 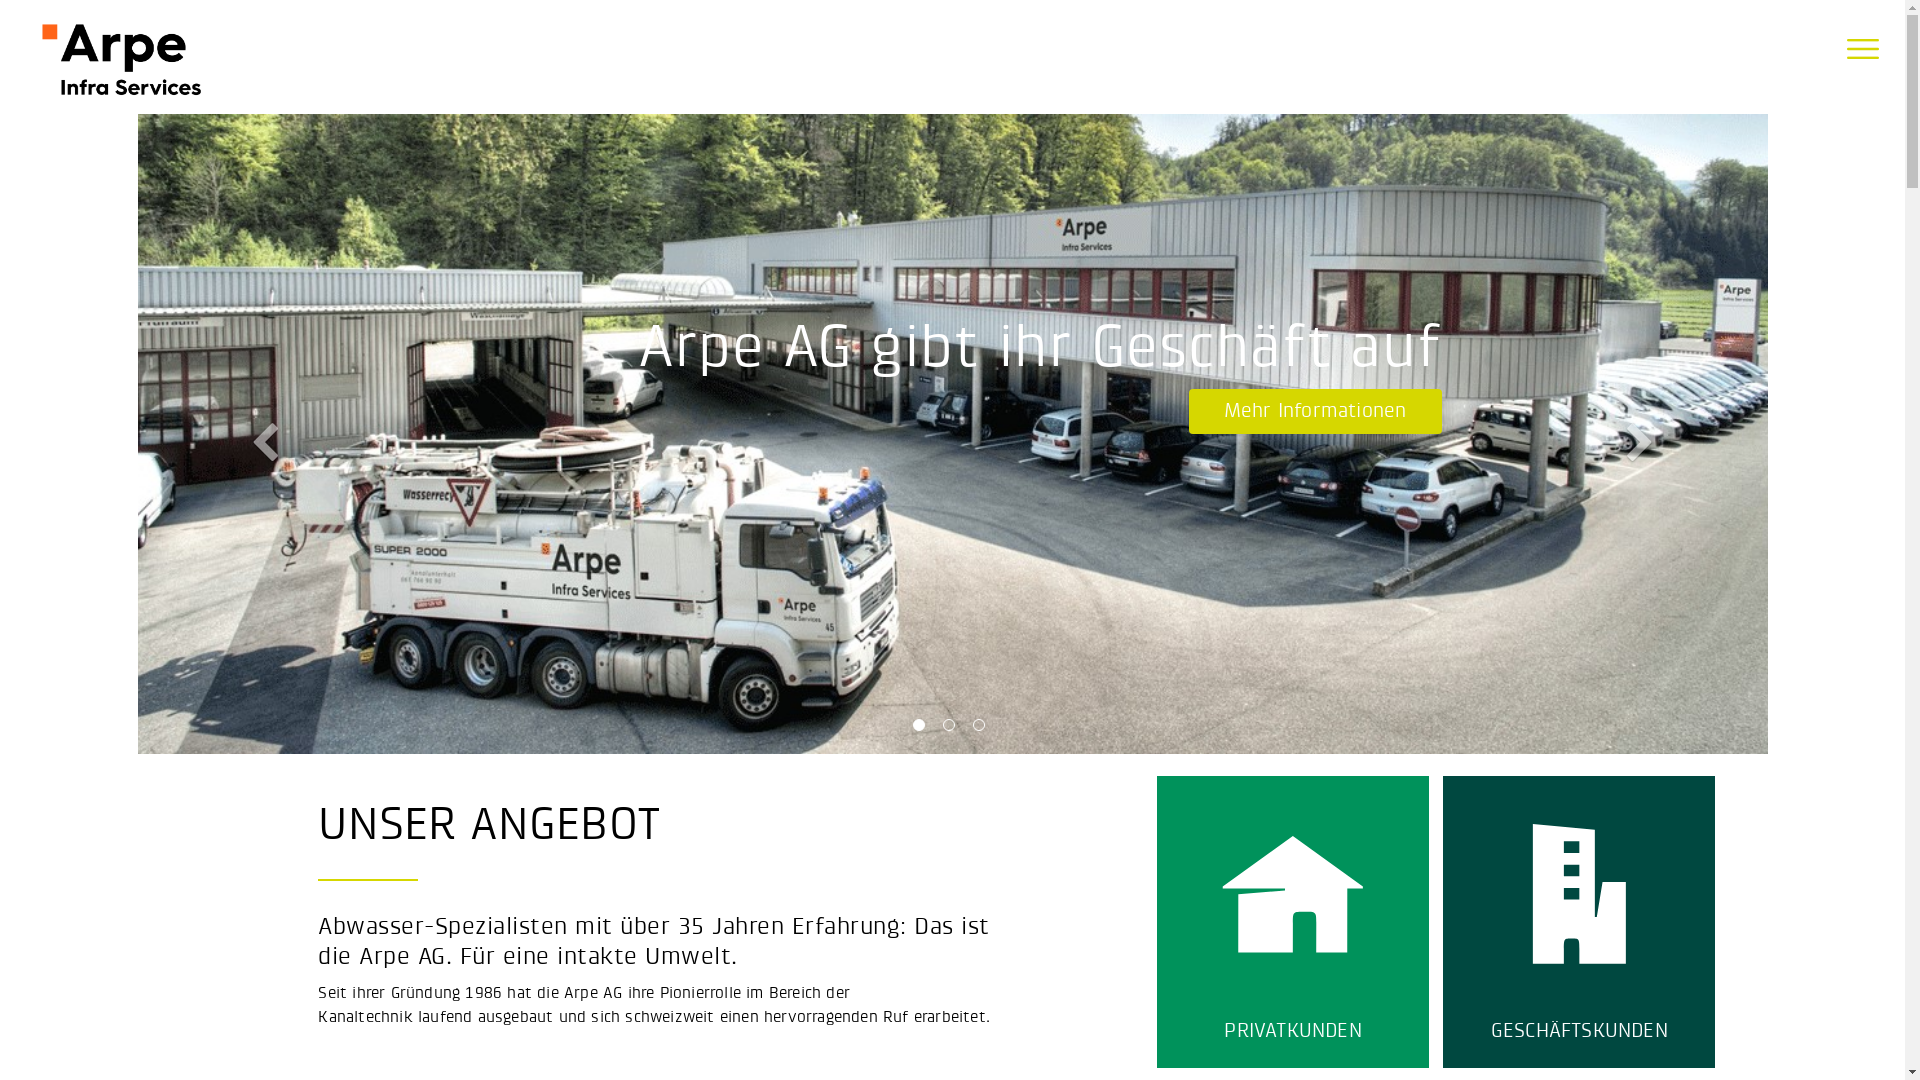 What do you see at coordinates (971, 729) in the screenshot?
I see `'3'` at bounding box center [971, 729].